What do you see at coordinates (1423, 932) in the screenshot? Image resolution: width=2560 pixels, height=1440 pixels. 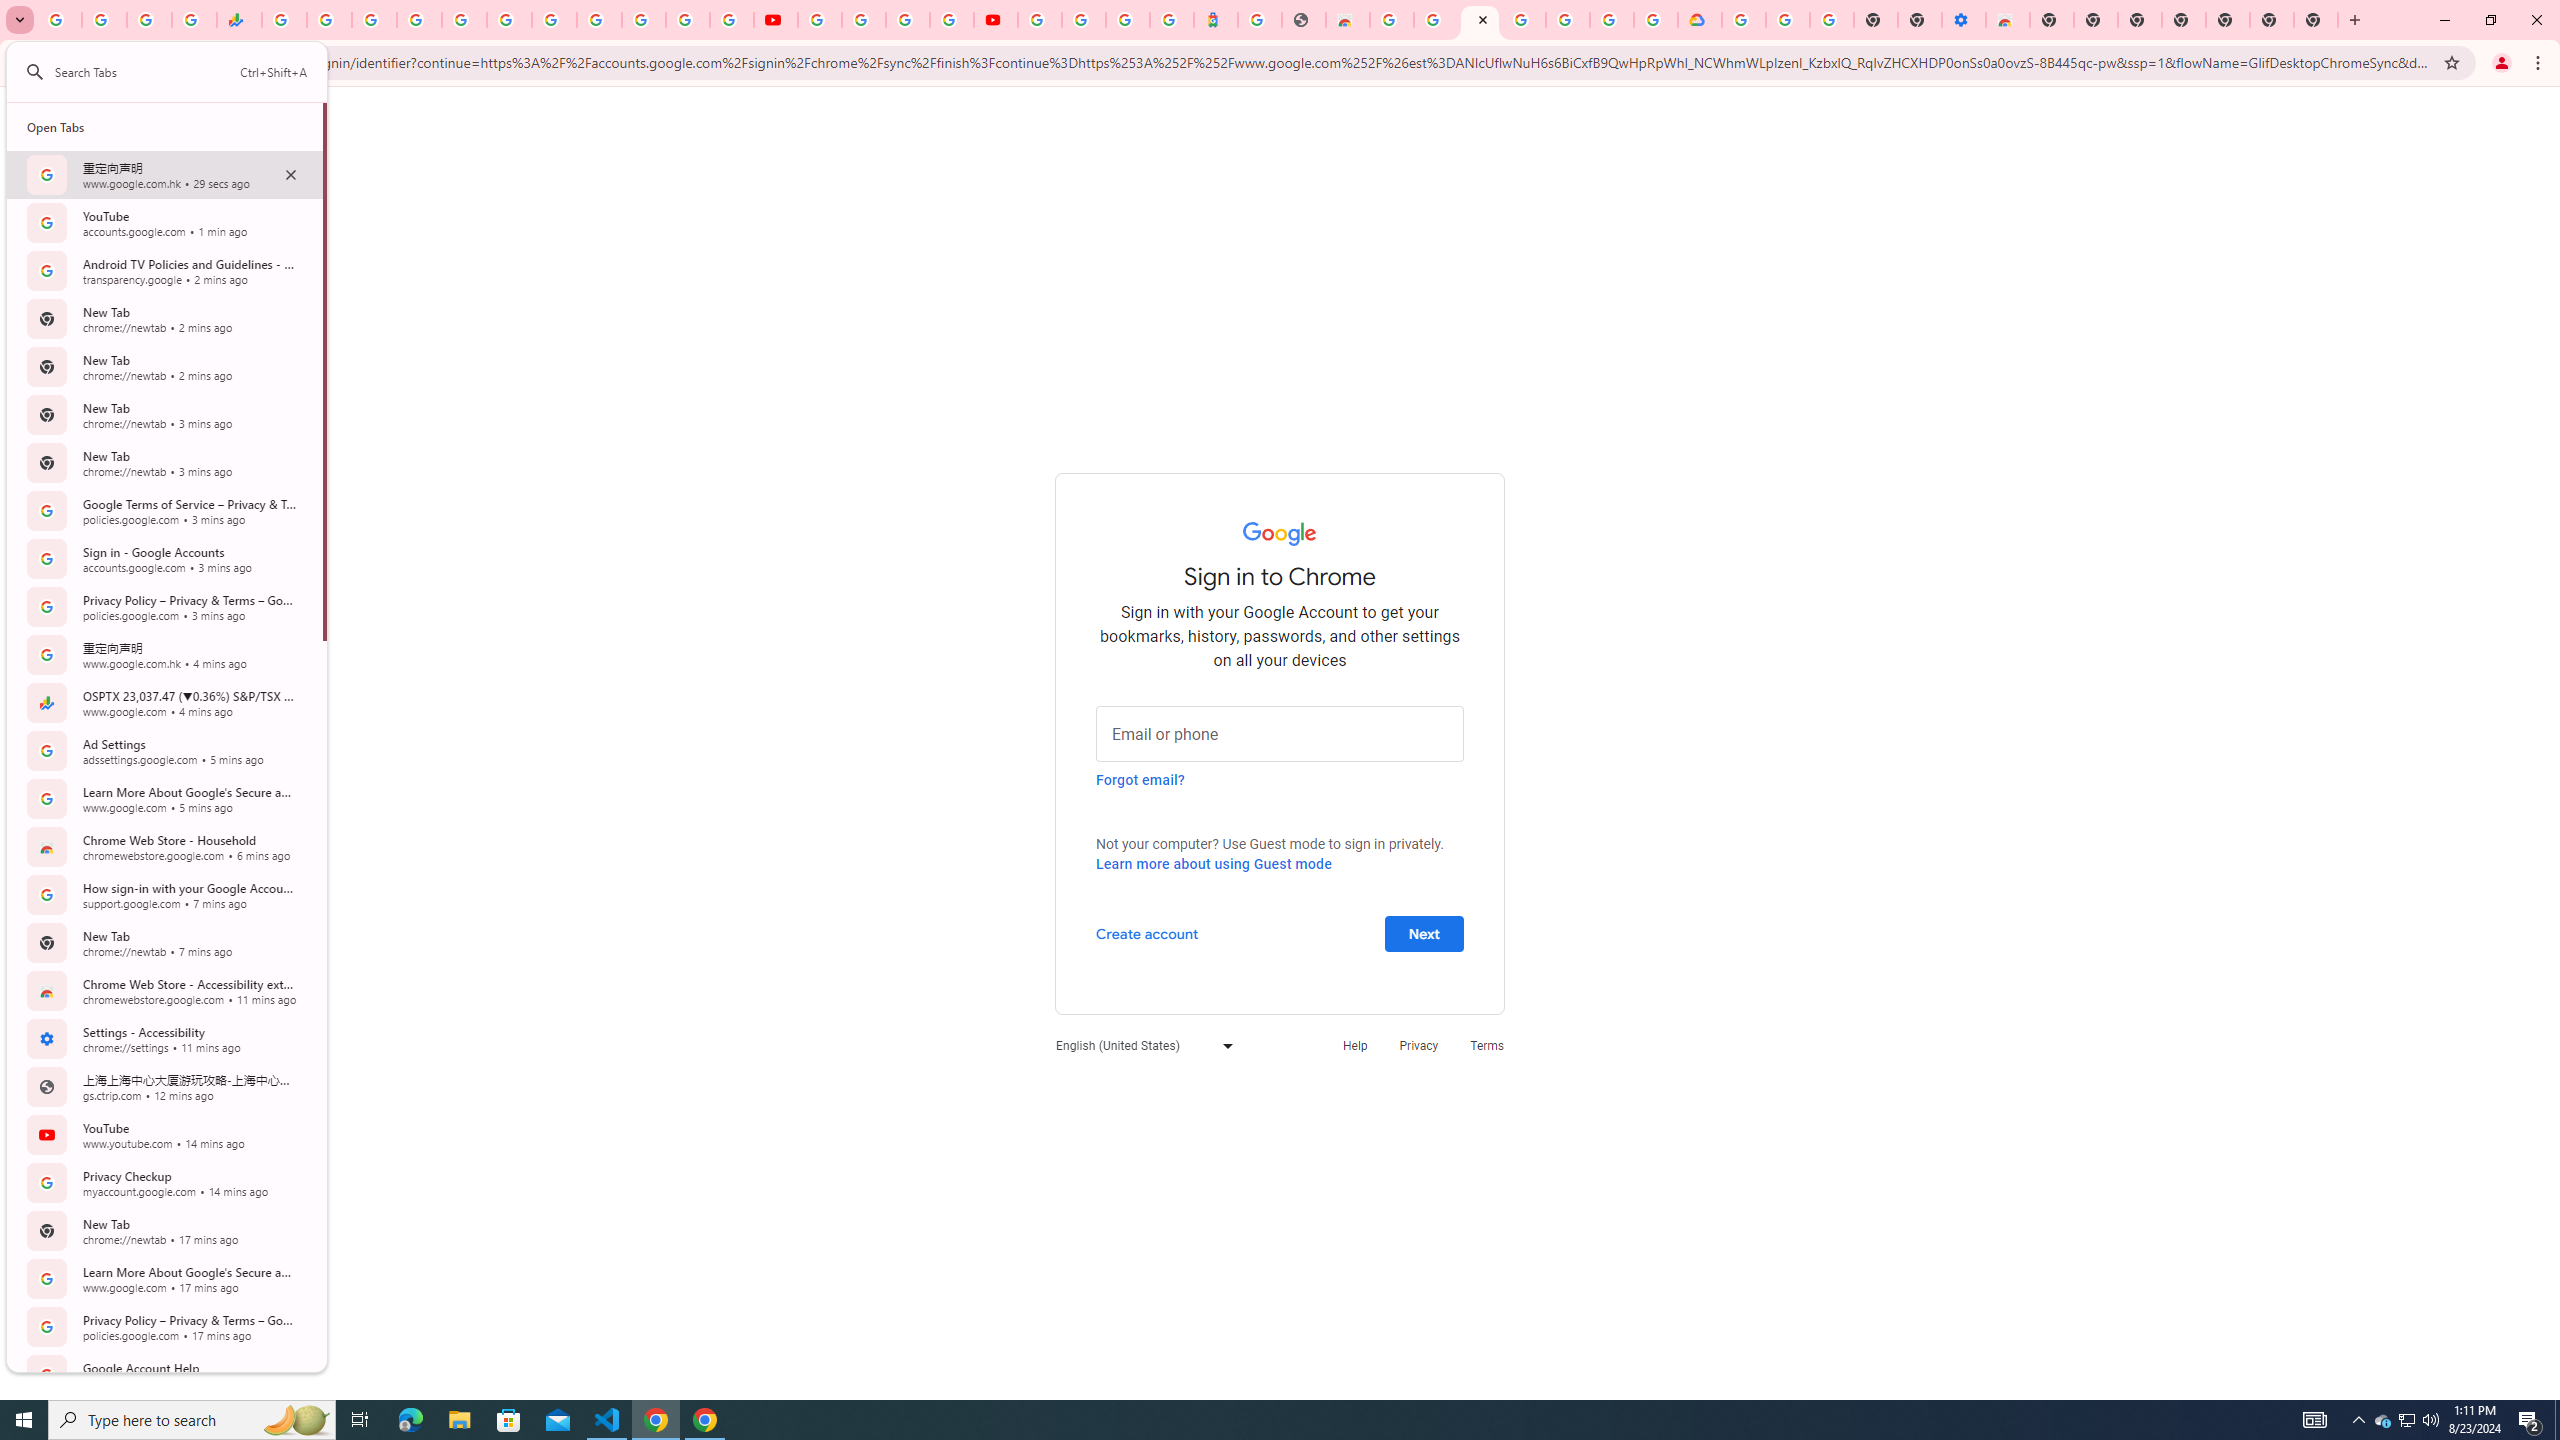 I see `'Next'` at bounding box center [1423, 932].